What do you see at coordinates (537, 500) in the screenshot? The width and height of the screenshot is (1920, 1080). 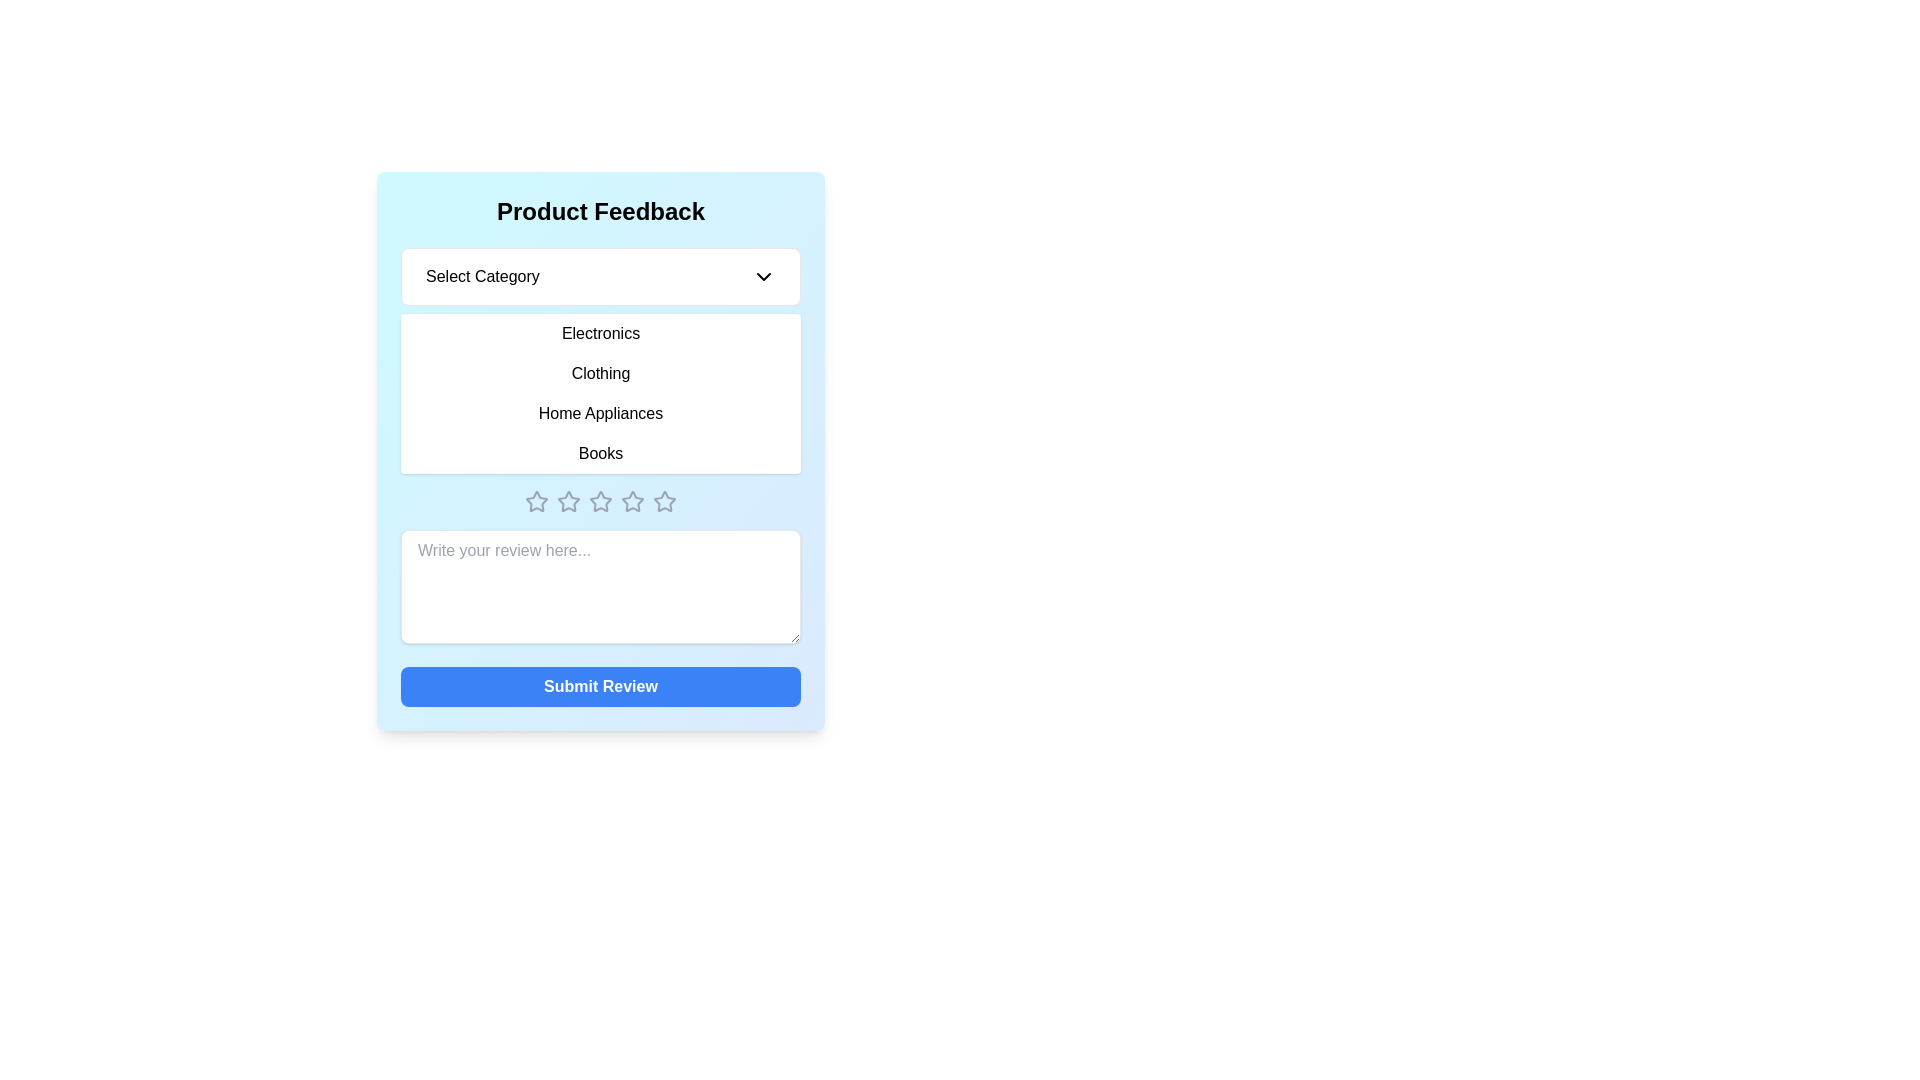 I see `the first interactive rating star icon located below the review comments input area` at bounding box center [537, 500].